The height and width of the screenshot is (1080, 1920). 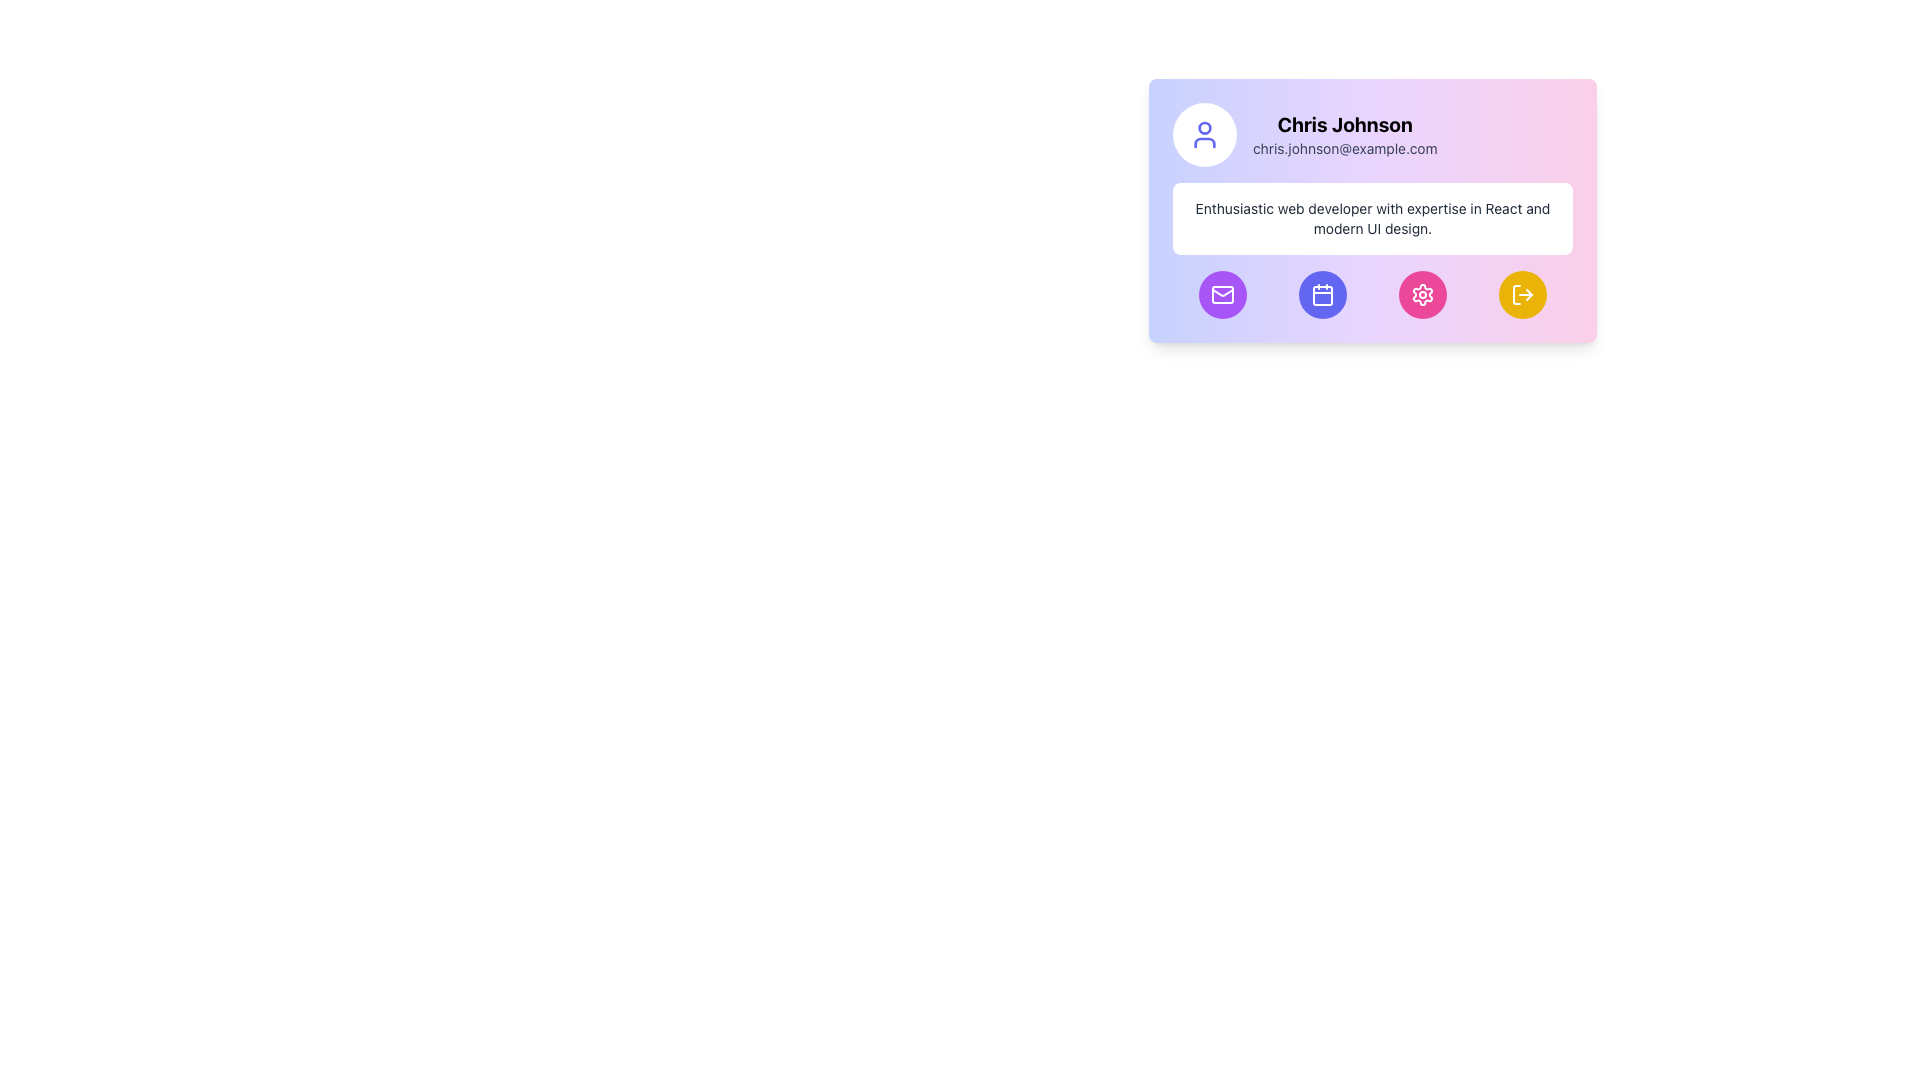 What do you see at coordinates (1371, 219) in the screenshot?
I see `text description from the text component that displays 'Enthusiastic web developer with expertise in React and modern UI design.' located in the lower-middle section beneath the header` at bounding box center [1371, 219].